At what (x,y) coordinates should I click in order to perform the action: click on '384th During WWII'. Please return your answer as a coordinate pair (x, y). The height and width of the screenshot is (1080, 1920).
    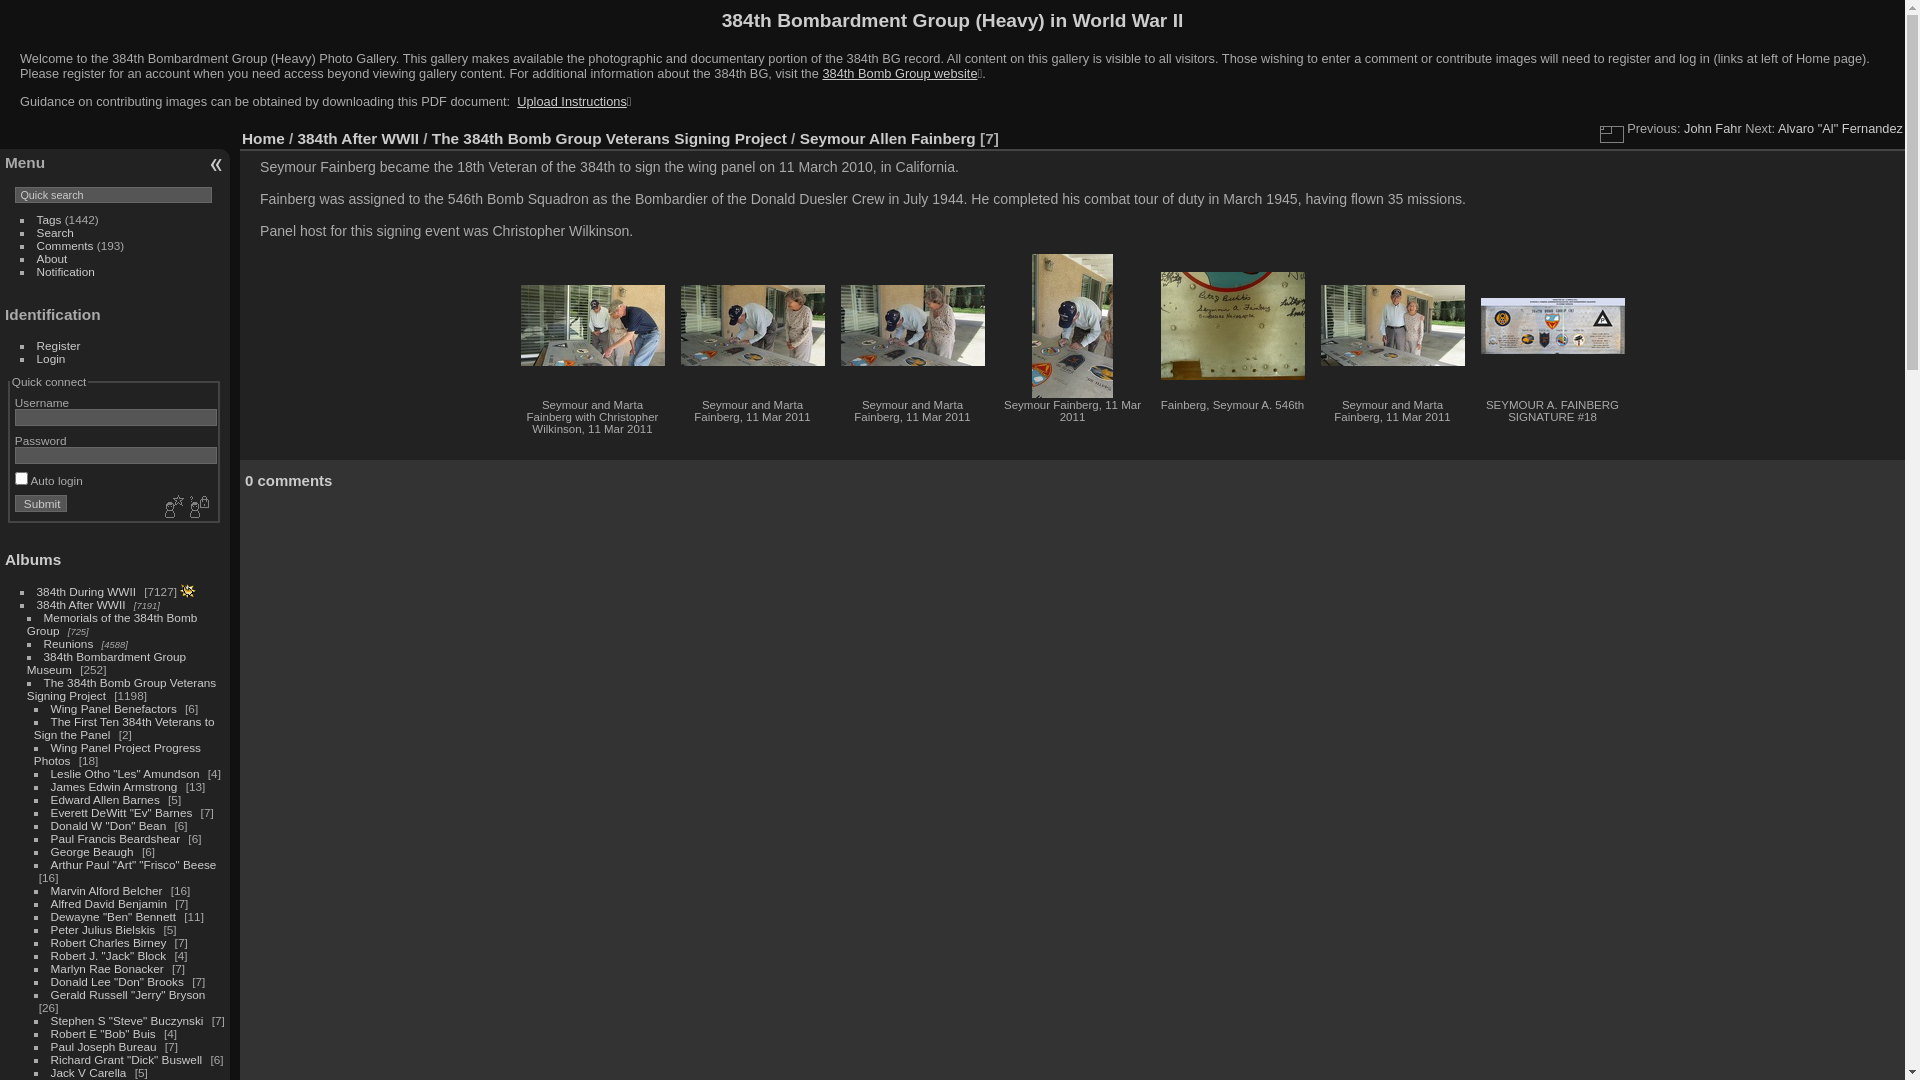
    Looking at the image, I should click on (37, 590).